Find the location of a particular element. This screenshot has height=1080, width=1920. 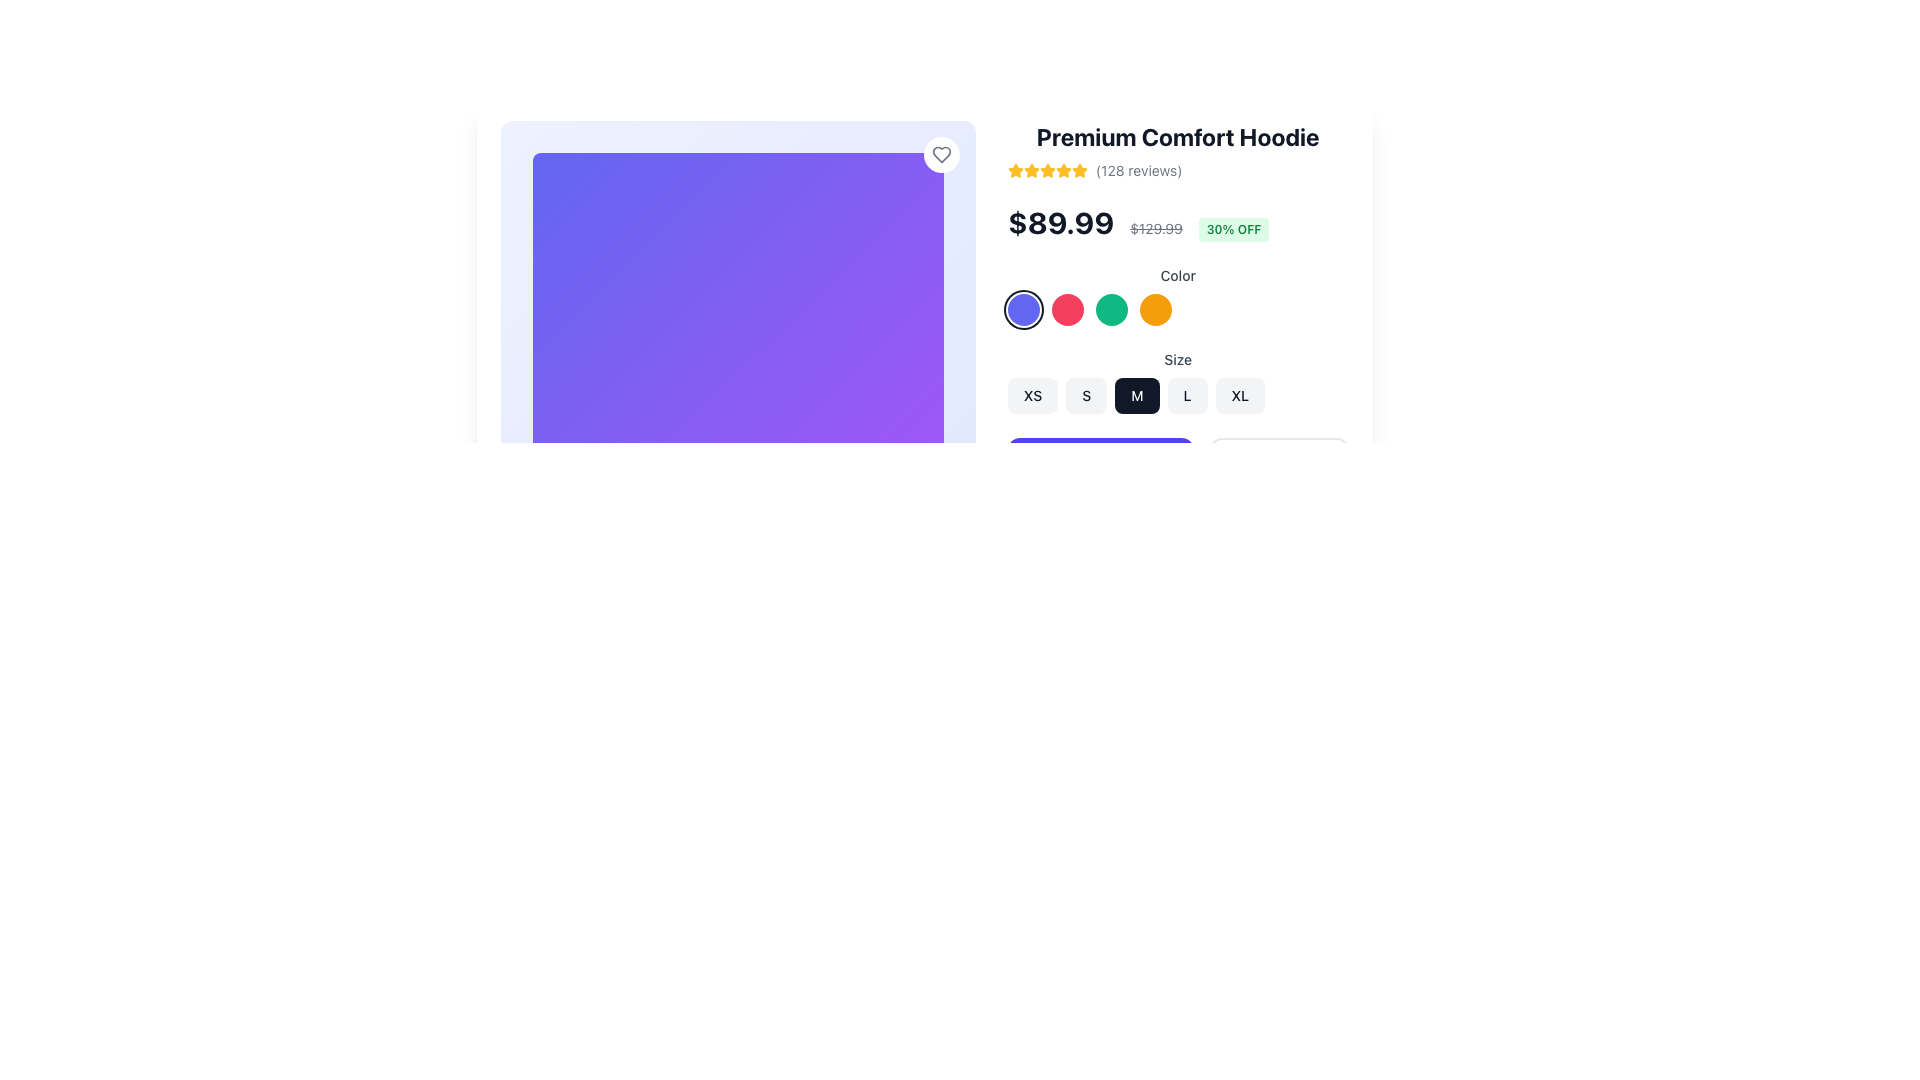

the first star icon in the rating system for the 'Premium Comfort Hoodie', which is located above the price information is located at coordinates (1015, 169).